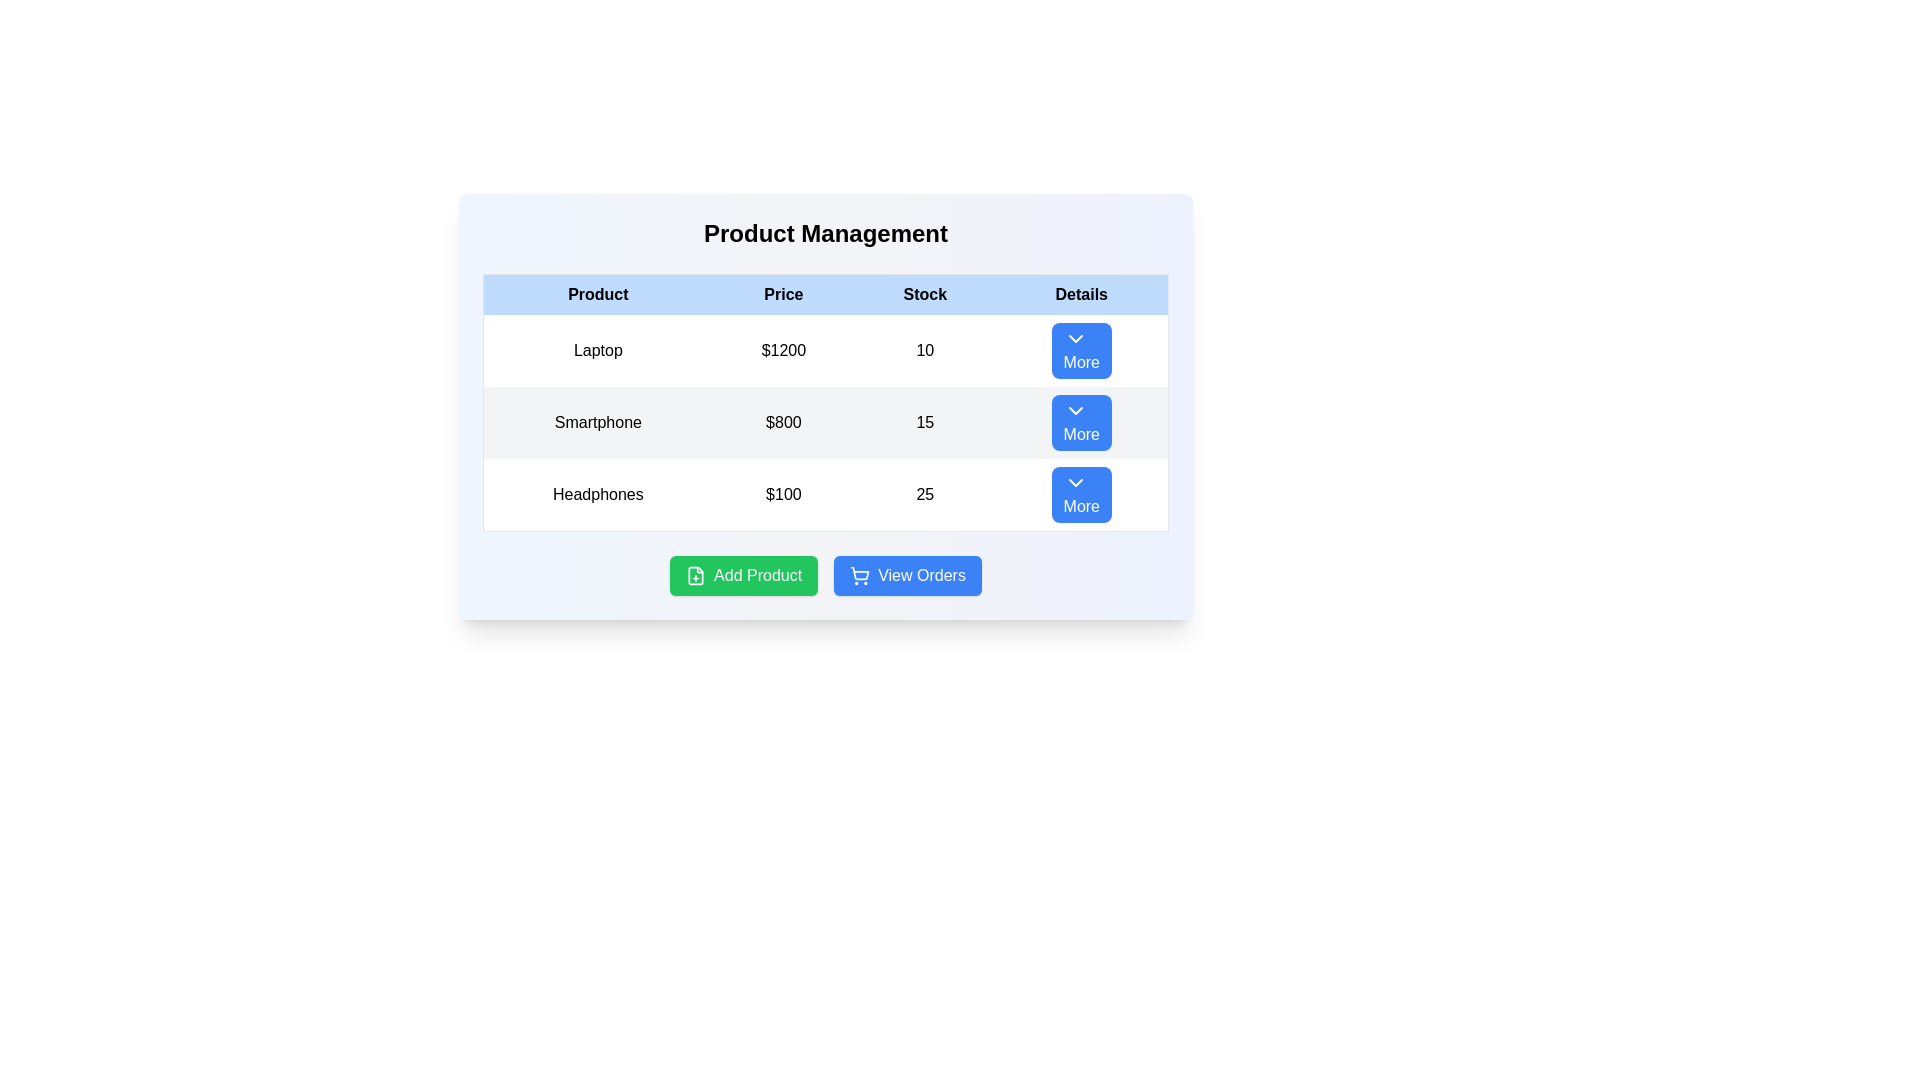 This screenshot has width=1920, height=1080. What do you see at coordinates (825, 422) in the screenshot?
I see `the second row in the product table that contains the smartphone details including the name 'Smartphone', price '$800', stock quantity '15', and a button labeled 'More'` at bounding box center [825, 422].